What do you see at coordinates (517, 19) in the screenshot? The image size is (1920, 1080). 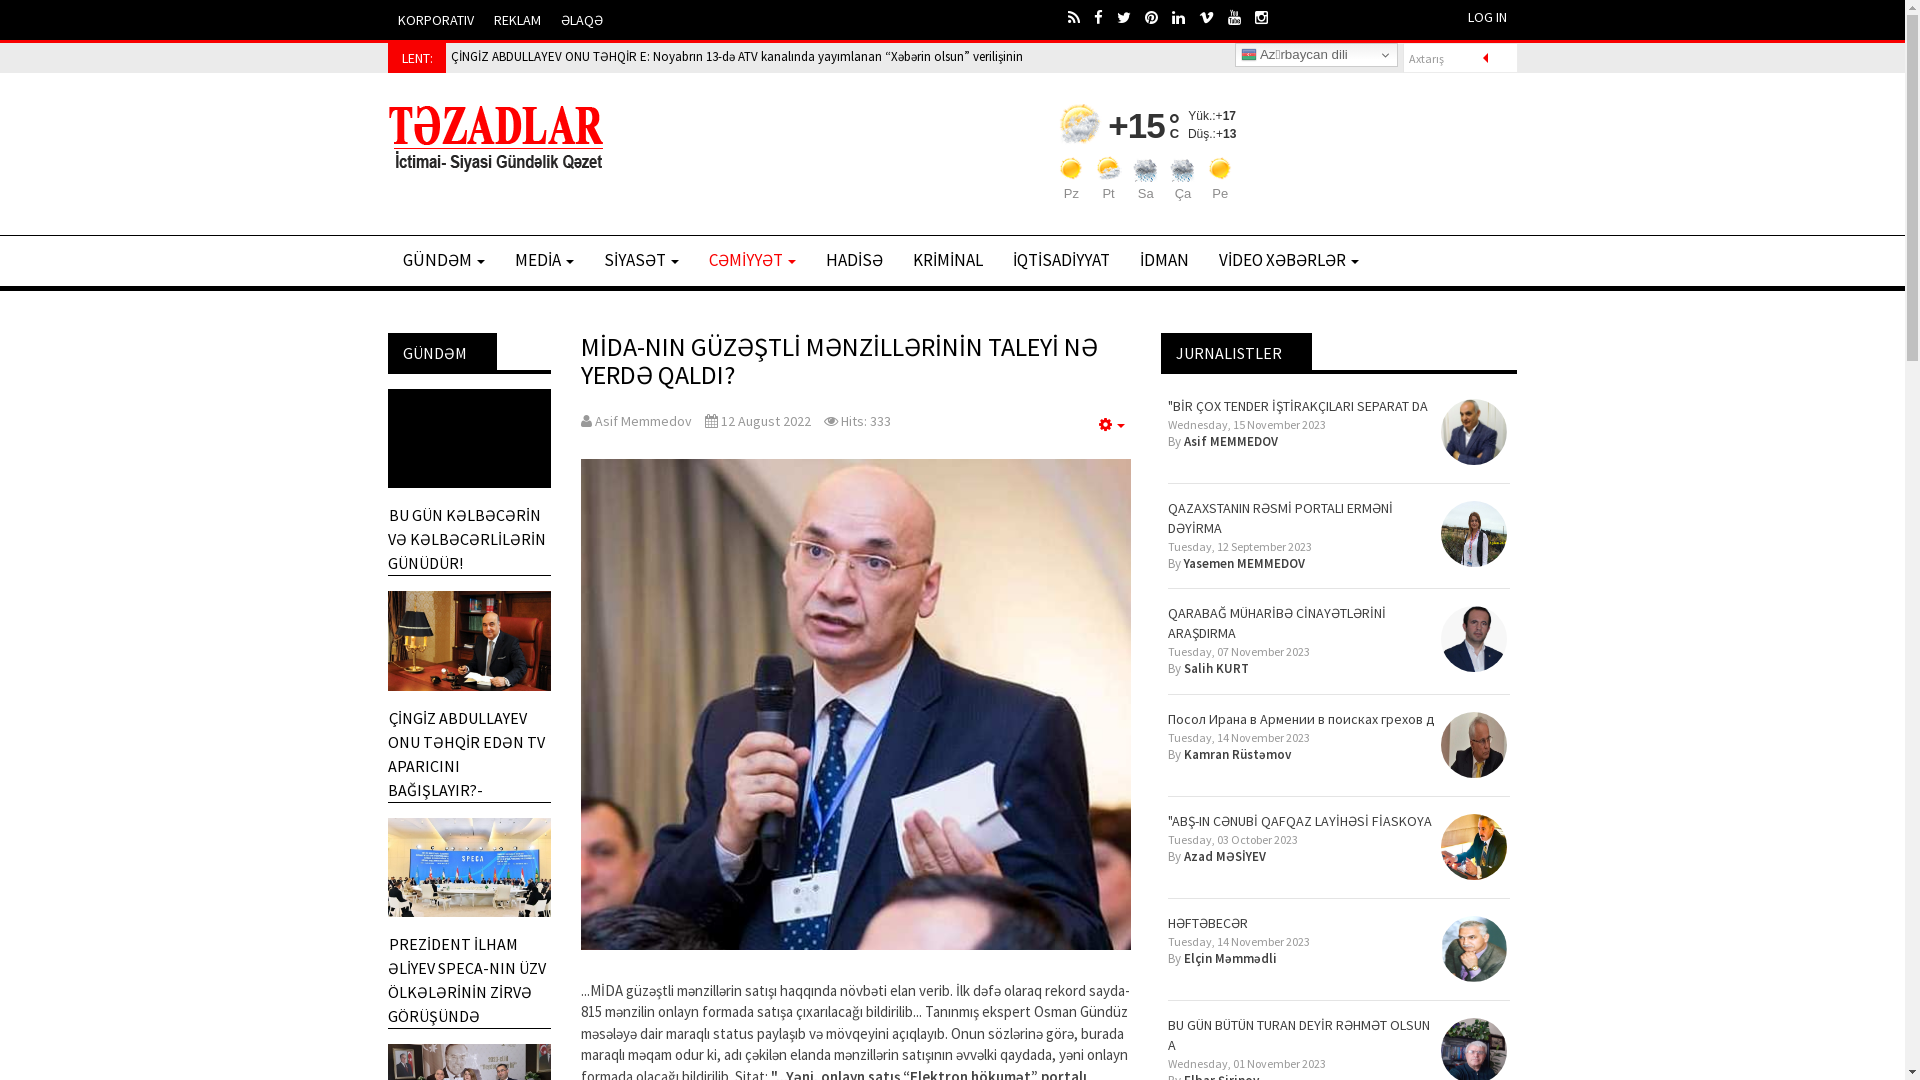 I see `'REKLAM'` at bounding box center [517, 19].